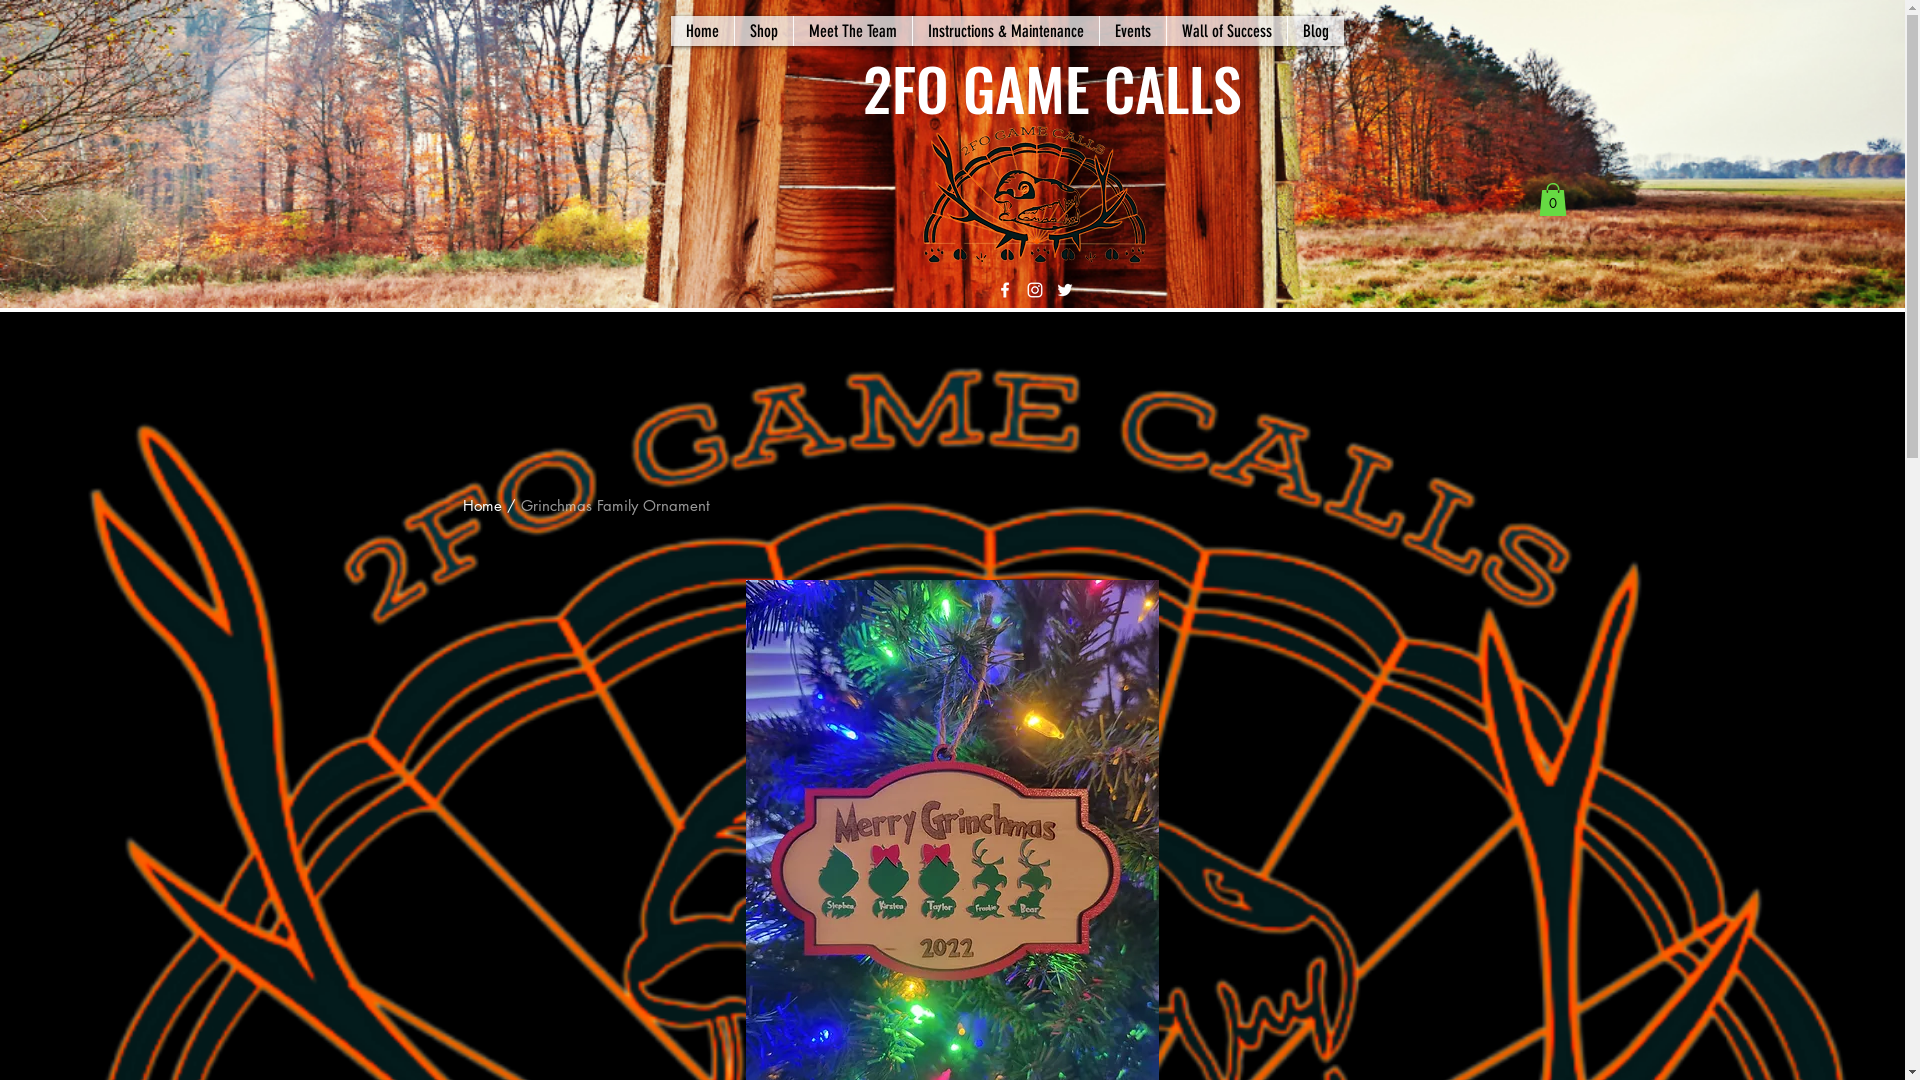  I want to click on 'Grinchmas Family Ornament', so click(519, 504).